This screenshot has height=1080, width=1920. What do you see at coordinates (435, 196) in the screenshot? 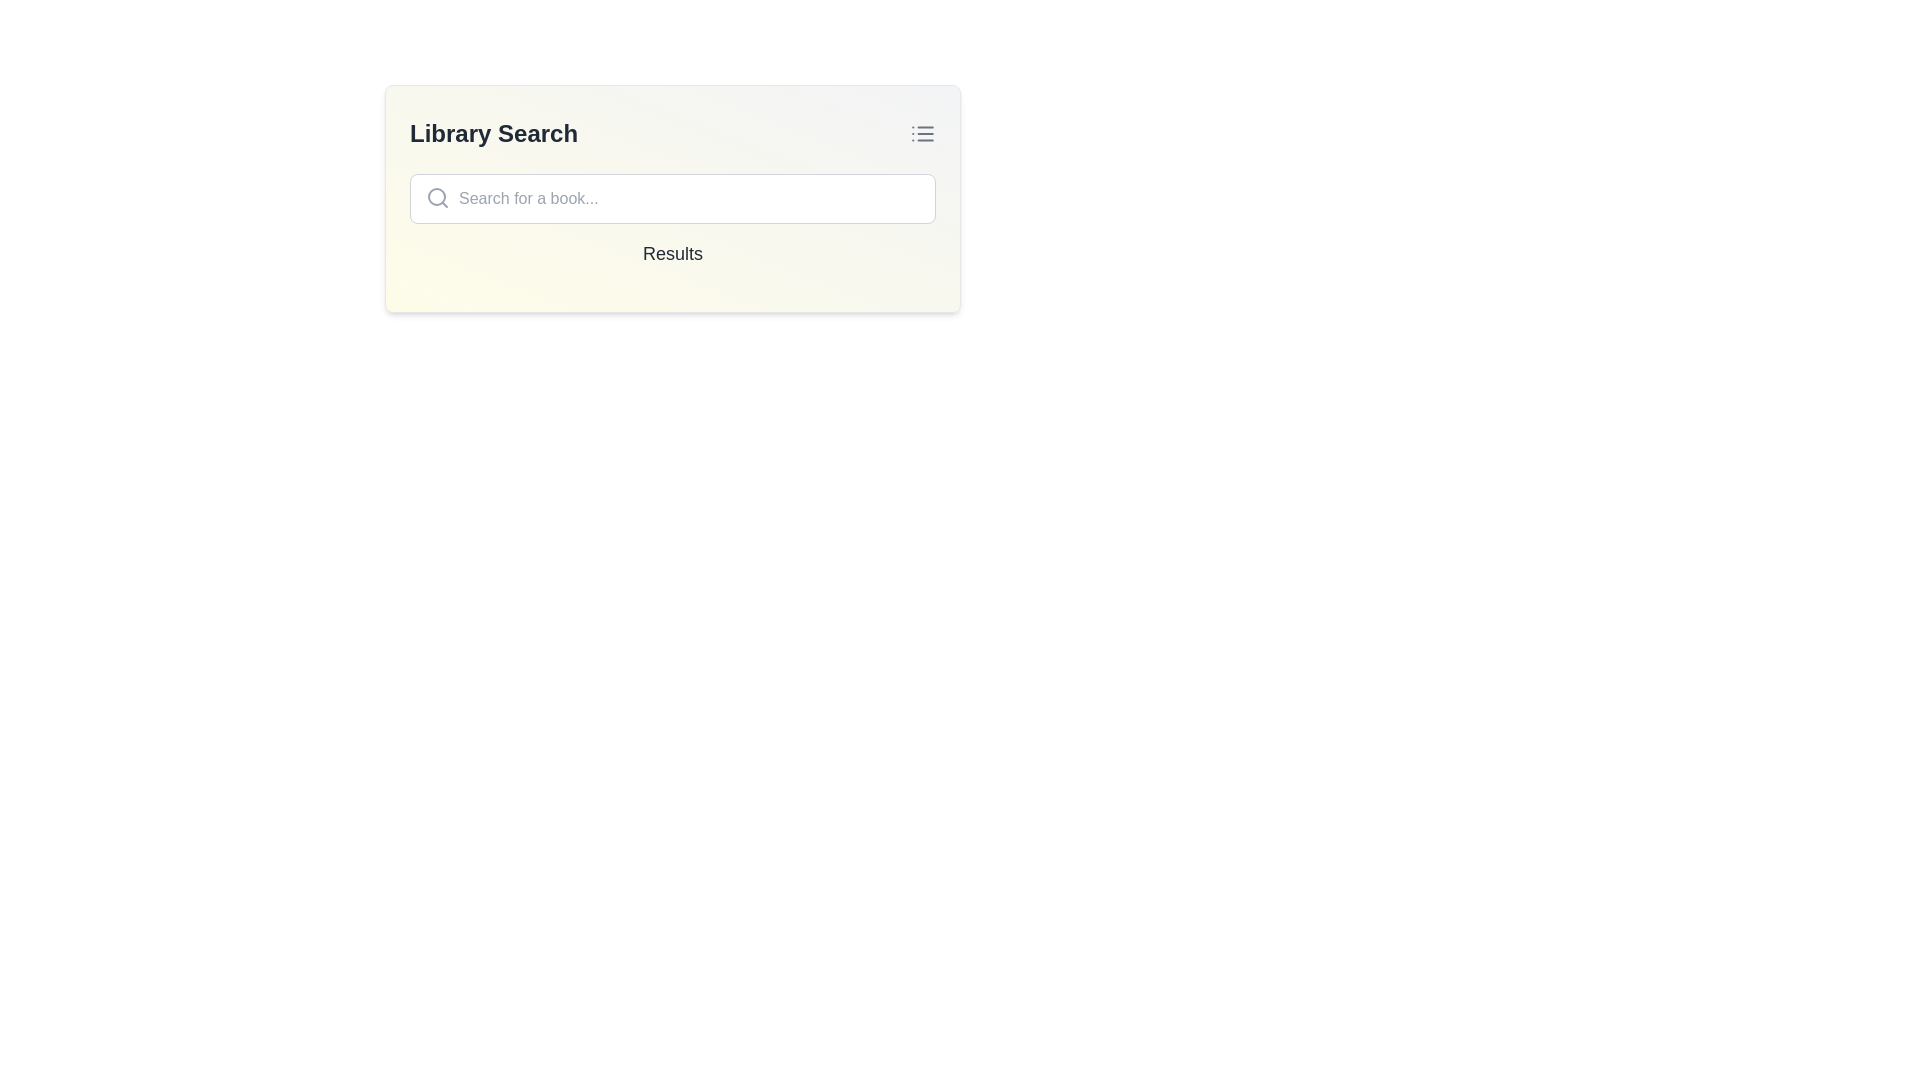
I see `the thin black circular SVG element that is part of the magnifying glass icon located on the left side of the 'Search for a book...' input field` at bounding box center [435, 196].